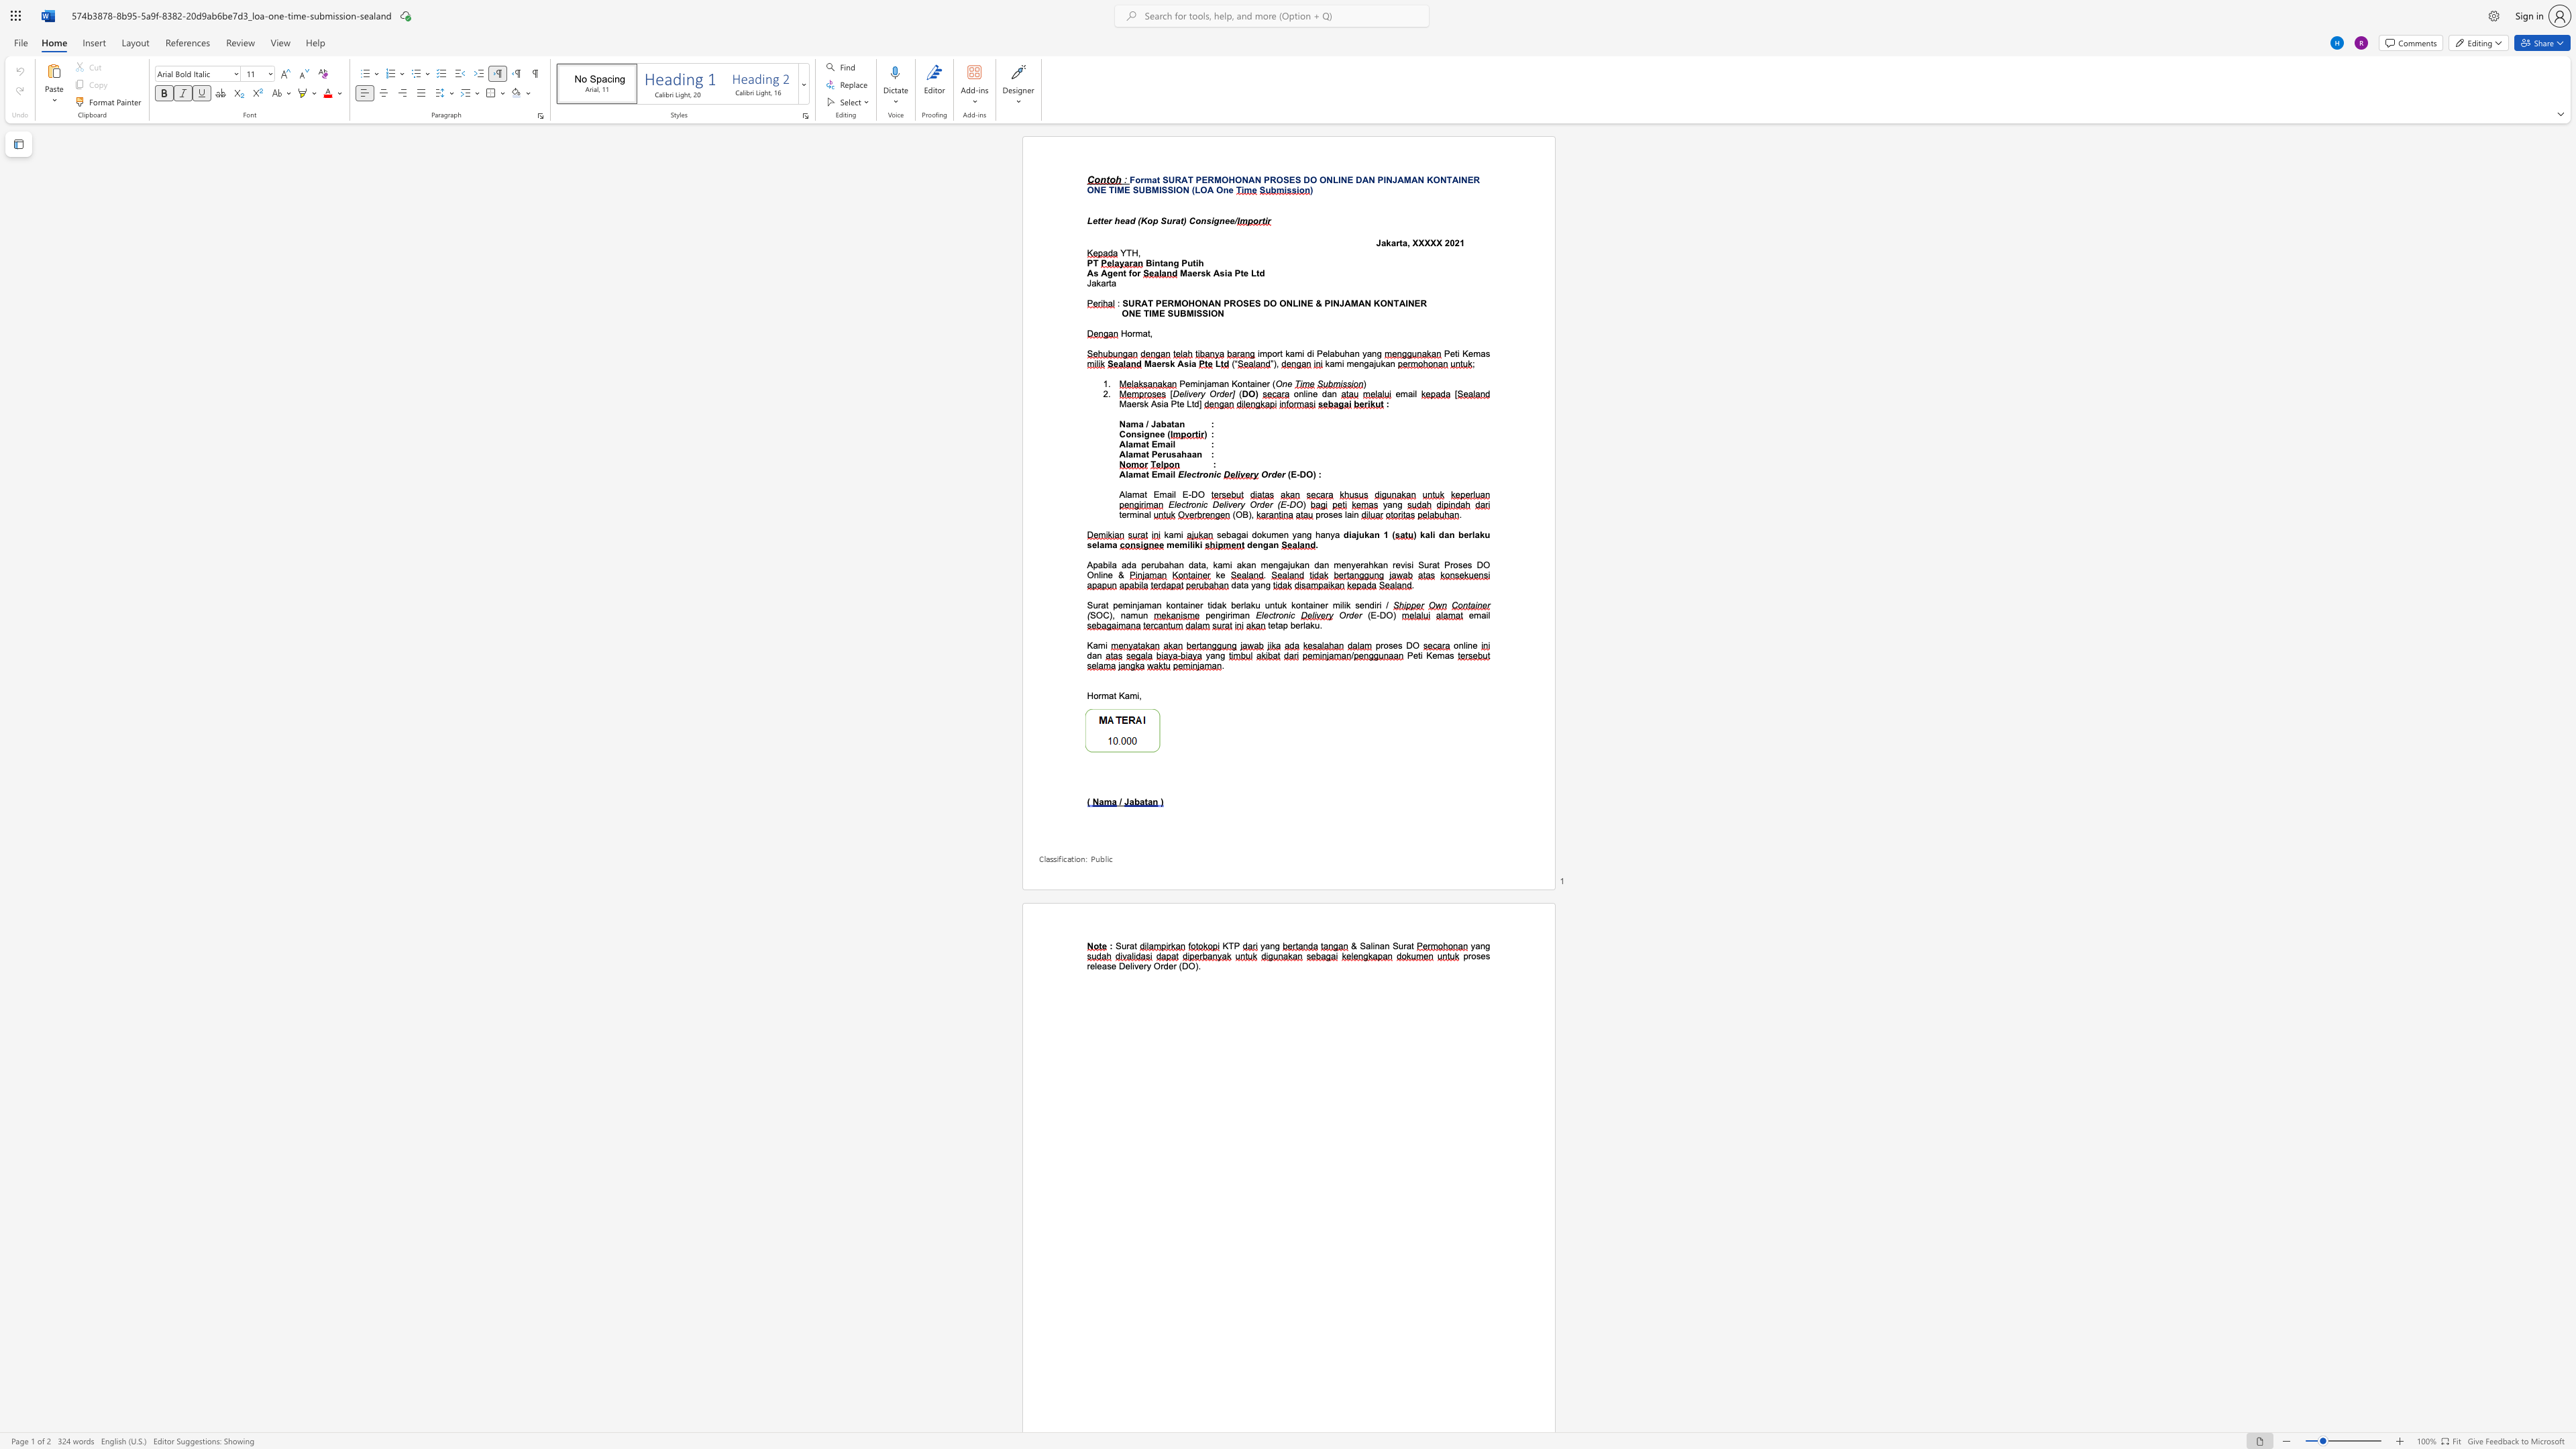 This screenshot has width=2576, height=1449. What do you see at coordinates (1179, 543) in the screenshot?
I see `the subset text "mili" within the text "memiliki"` at bounding box center [1179, 543].